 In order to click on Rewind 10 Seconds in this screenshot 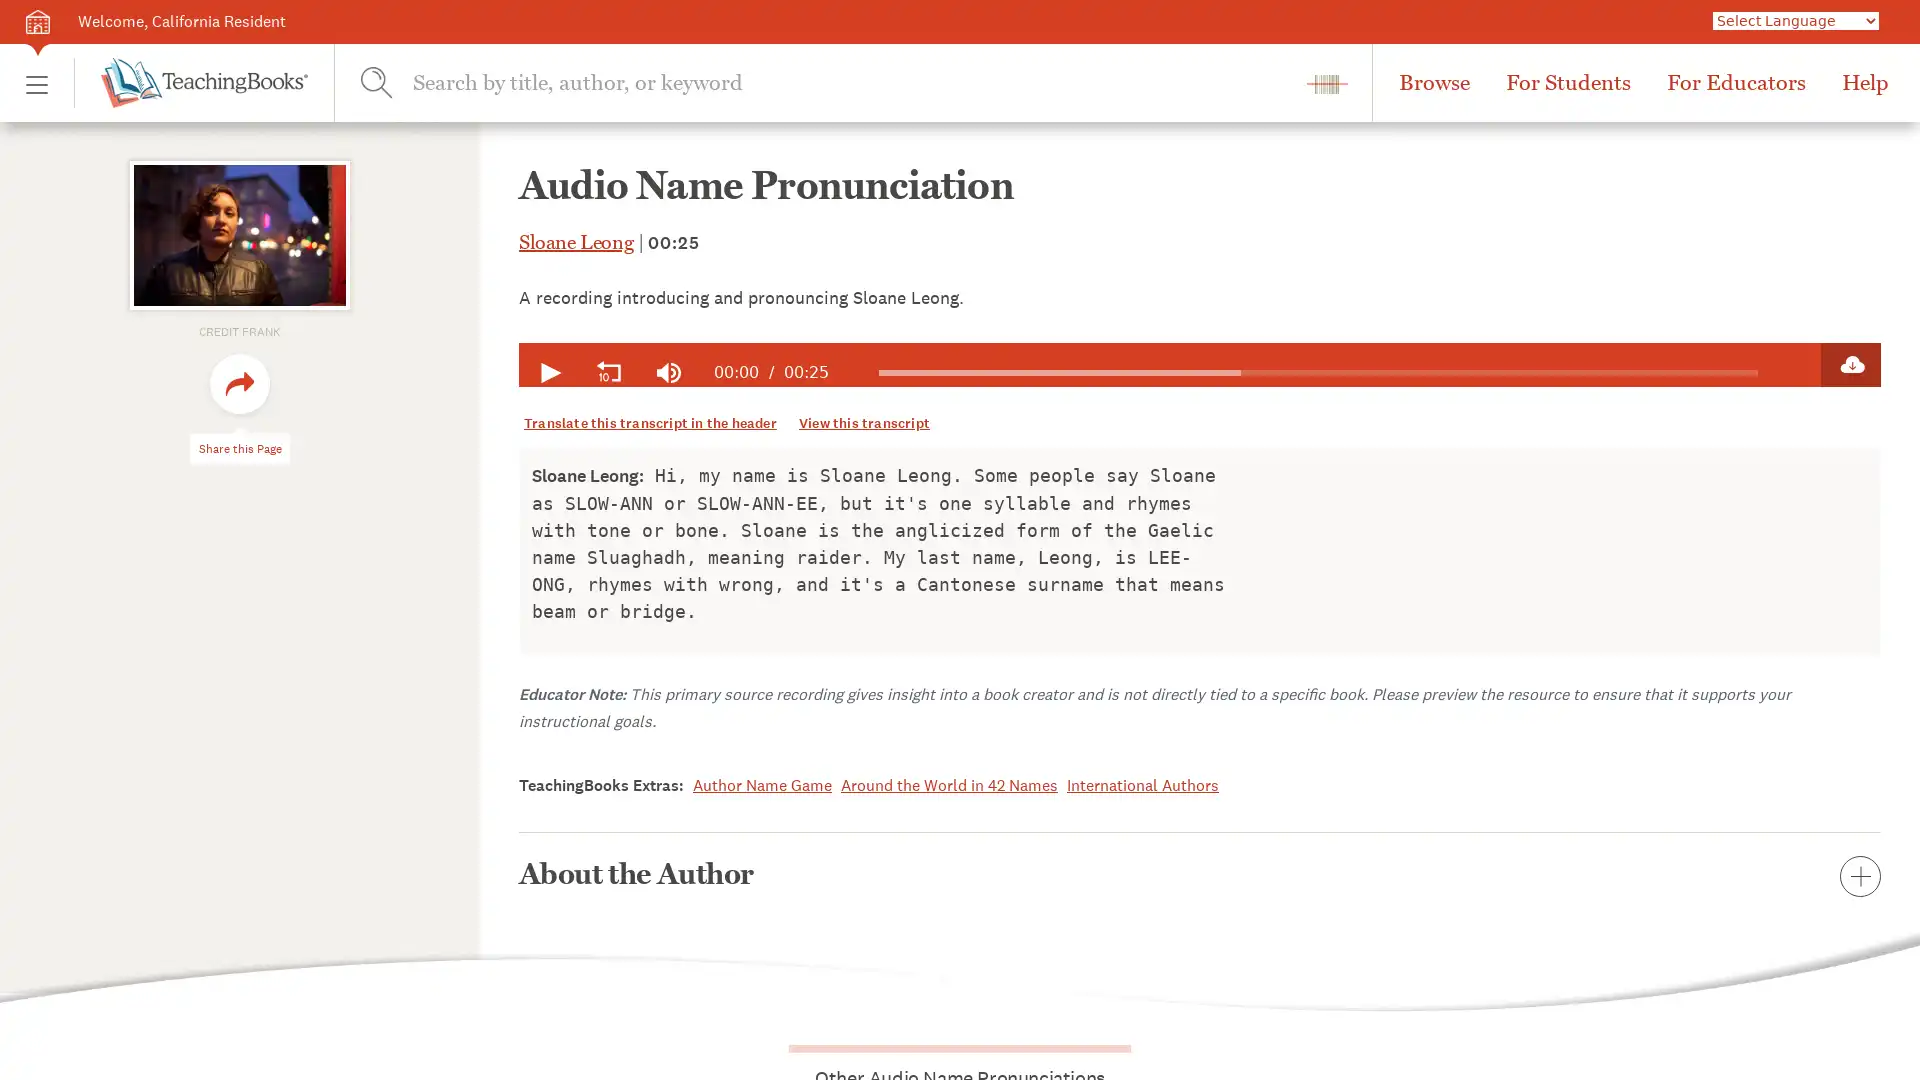, I will do `click(608, 373)`.